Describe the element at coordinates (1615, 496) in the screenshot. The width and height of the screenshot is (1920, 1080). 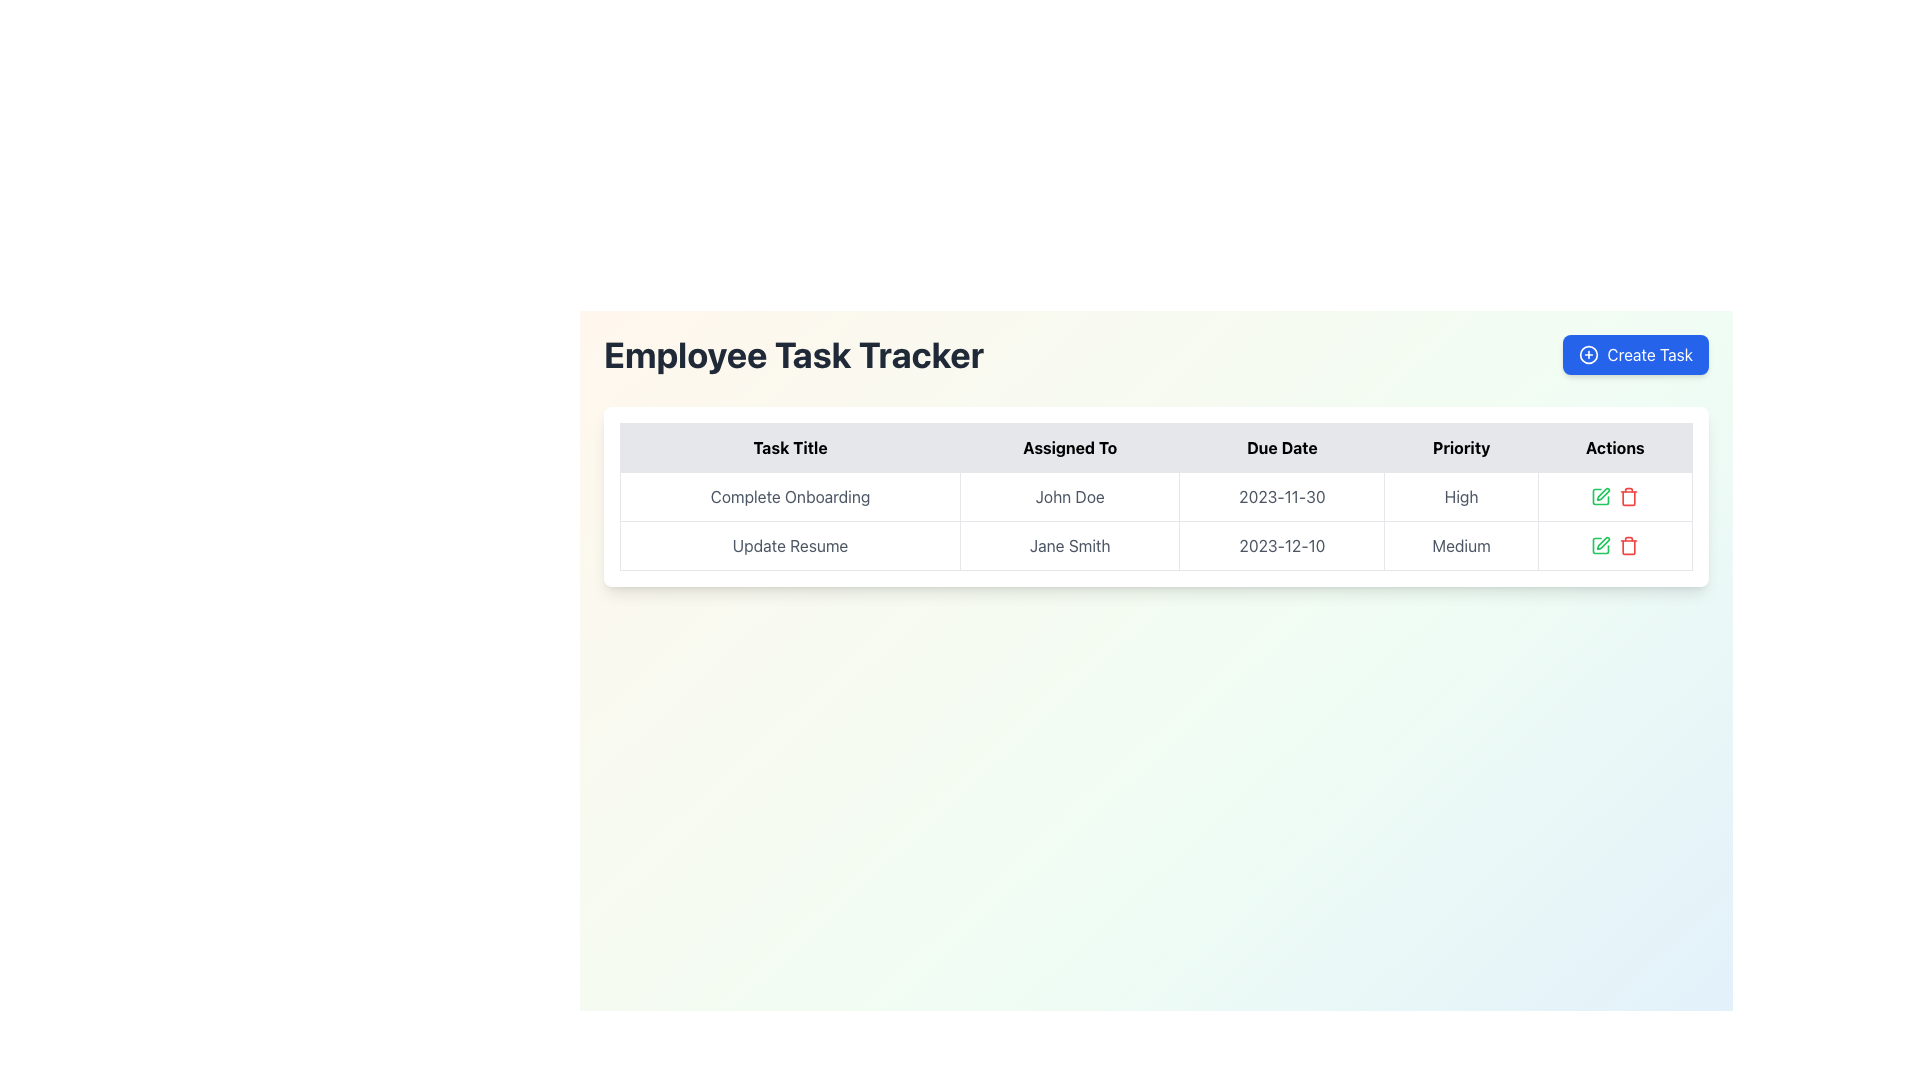
I see `the green edit button with a pencil icon in the Actions column of the Employee Task Tracker table for the task 'Complete Onboarding' assigned to 'John Doe'` at that location.